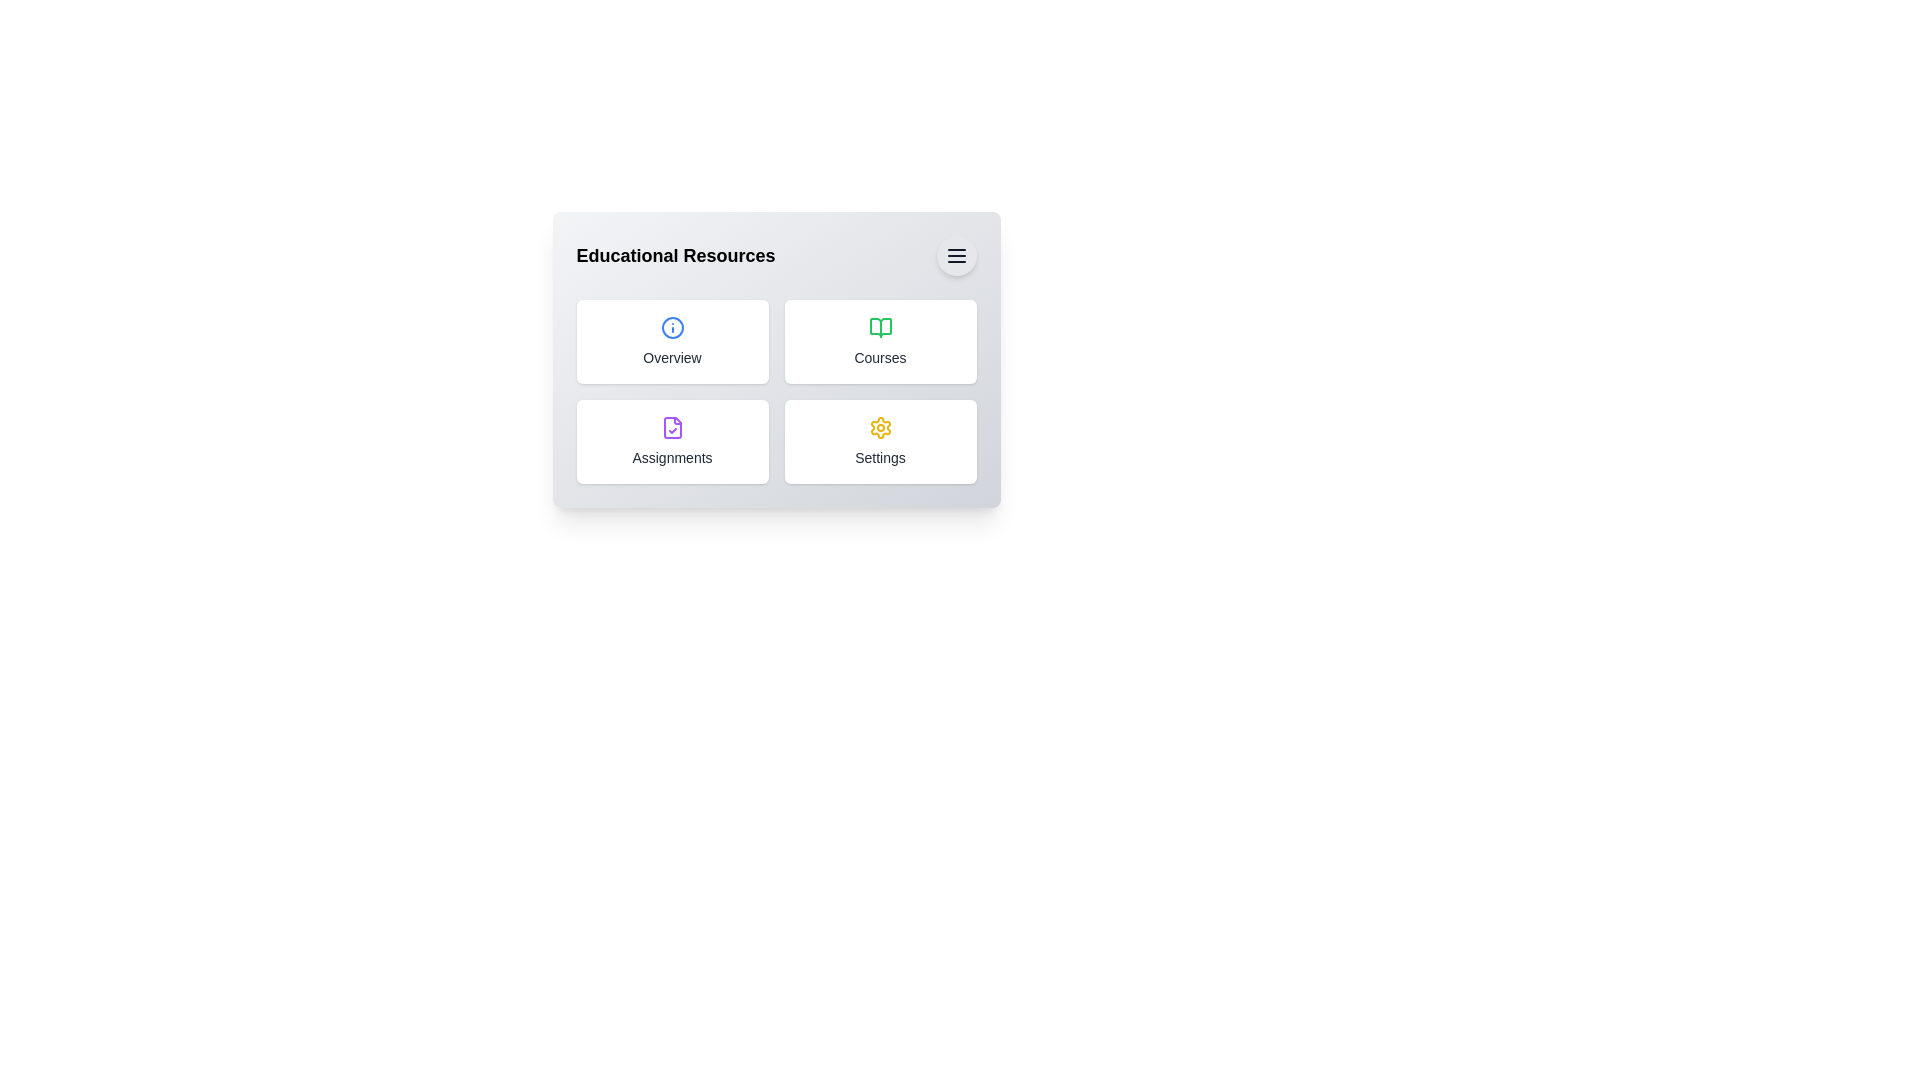 This screenshot has width=1920, height=1080. Describe the element at coordinates (672, 441) in the screenshot. I see `the 'Assignments' button in the menu` at that location.